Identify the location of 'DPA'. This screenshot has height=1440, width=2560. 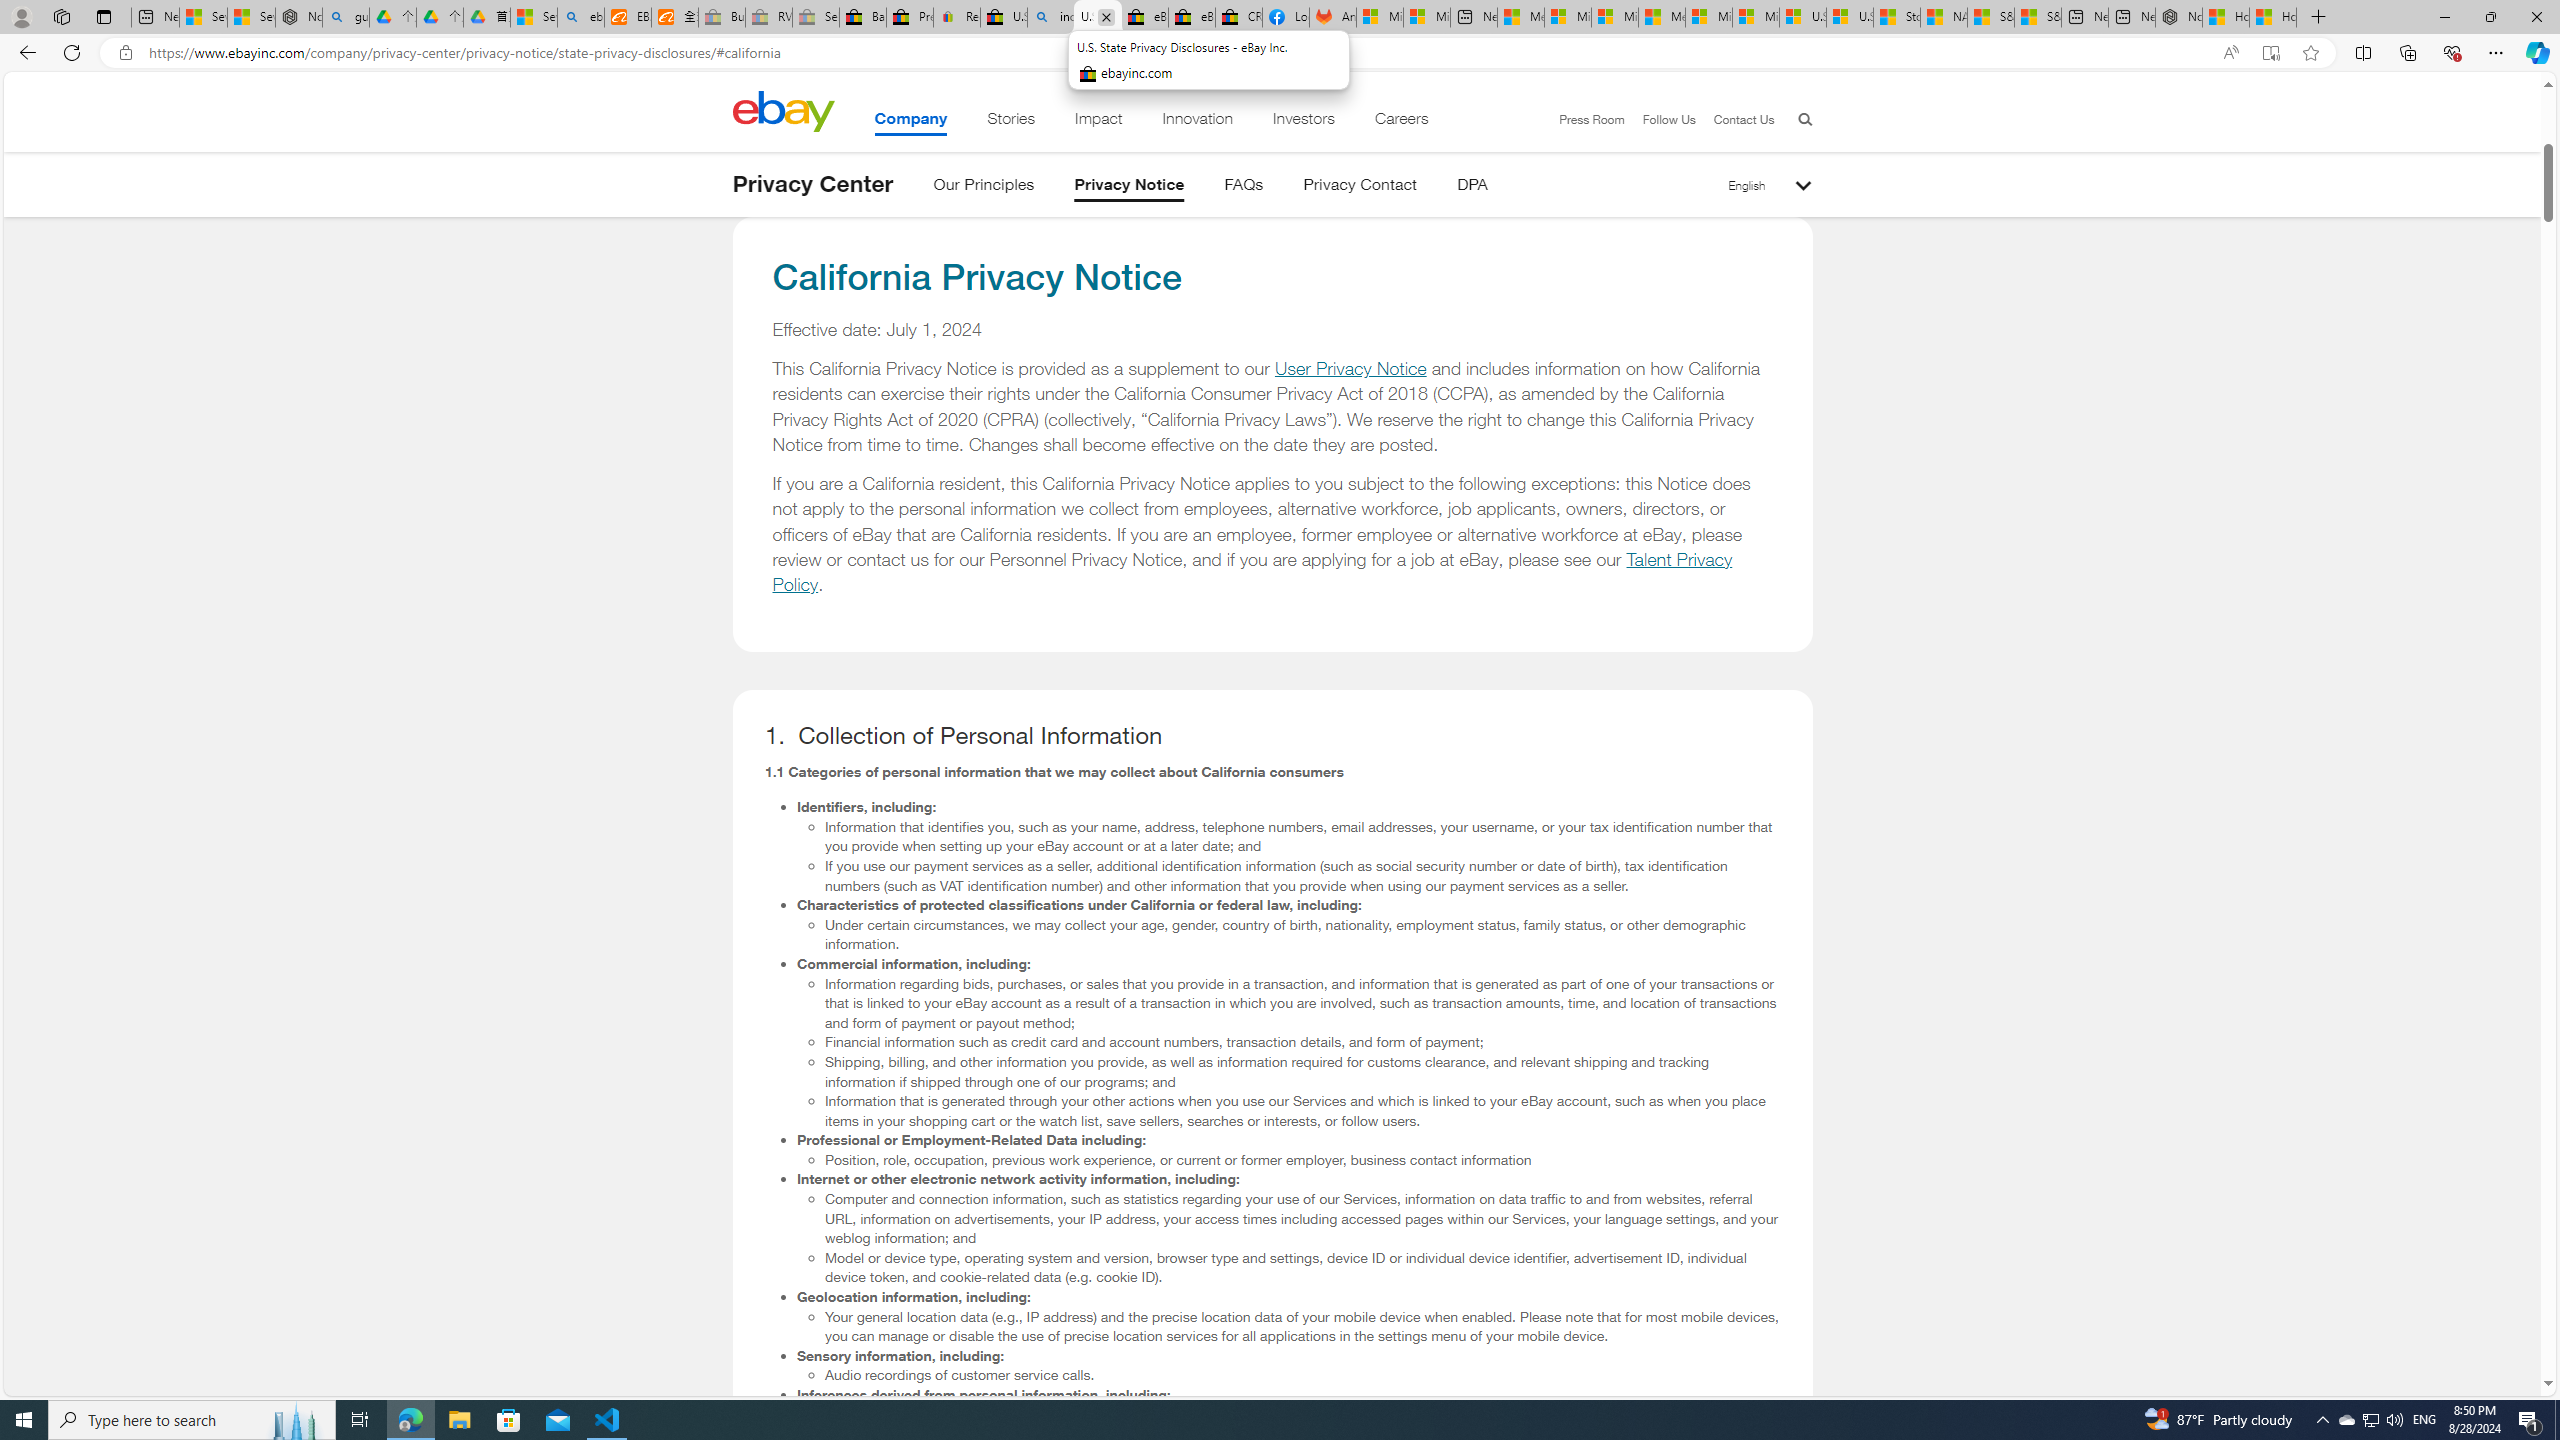
(1471, 187).